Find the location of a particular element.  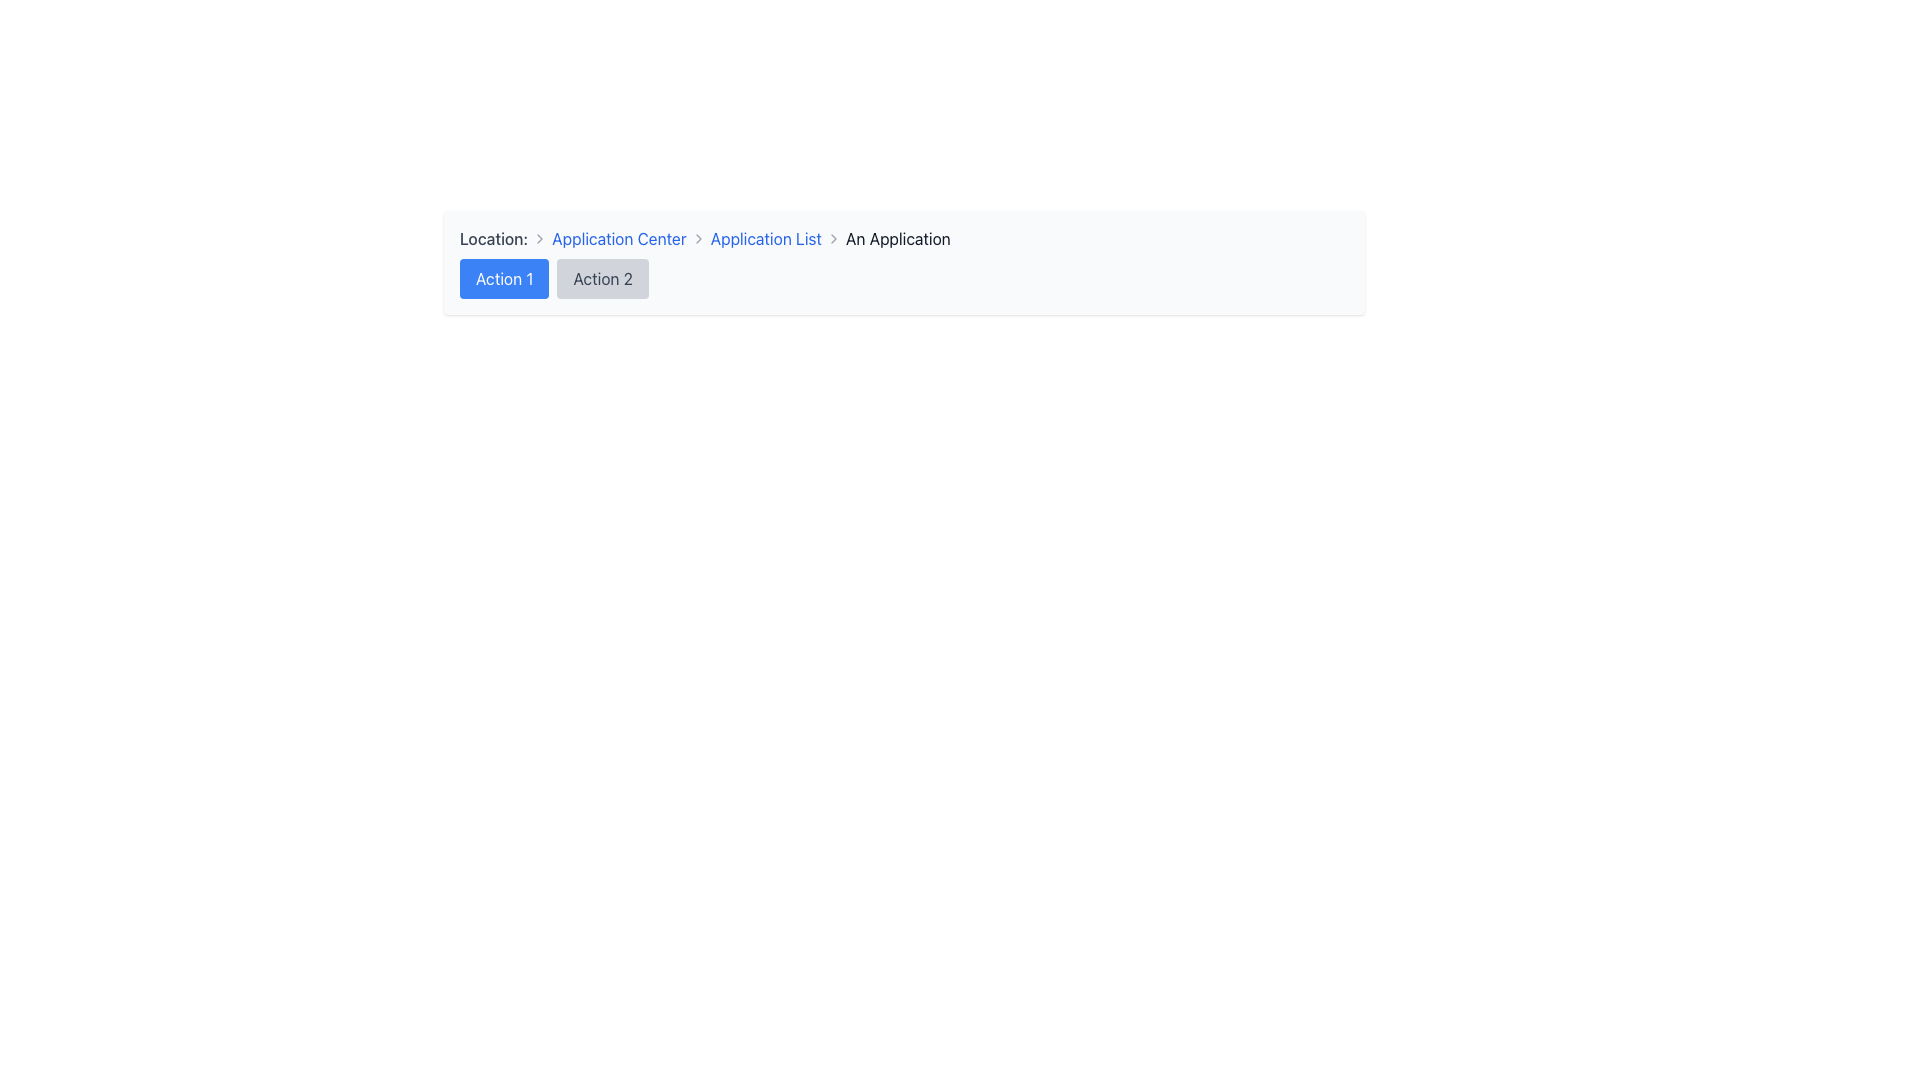

the gray right-pointing chevron icon located between 'Application List' and 'An Application' in the breadcrumb navigation is located at coordinates (833, 238).